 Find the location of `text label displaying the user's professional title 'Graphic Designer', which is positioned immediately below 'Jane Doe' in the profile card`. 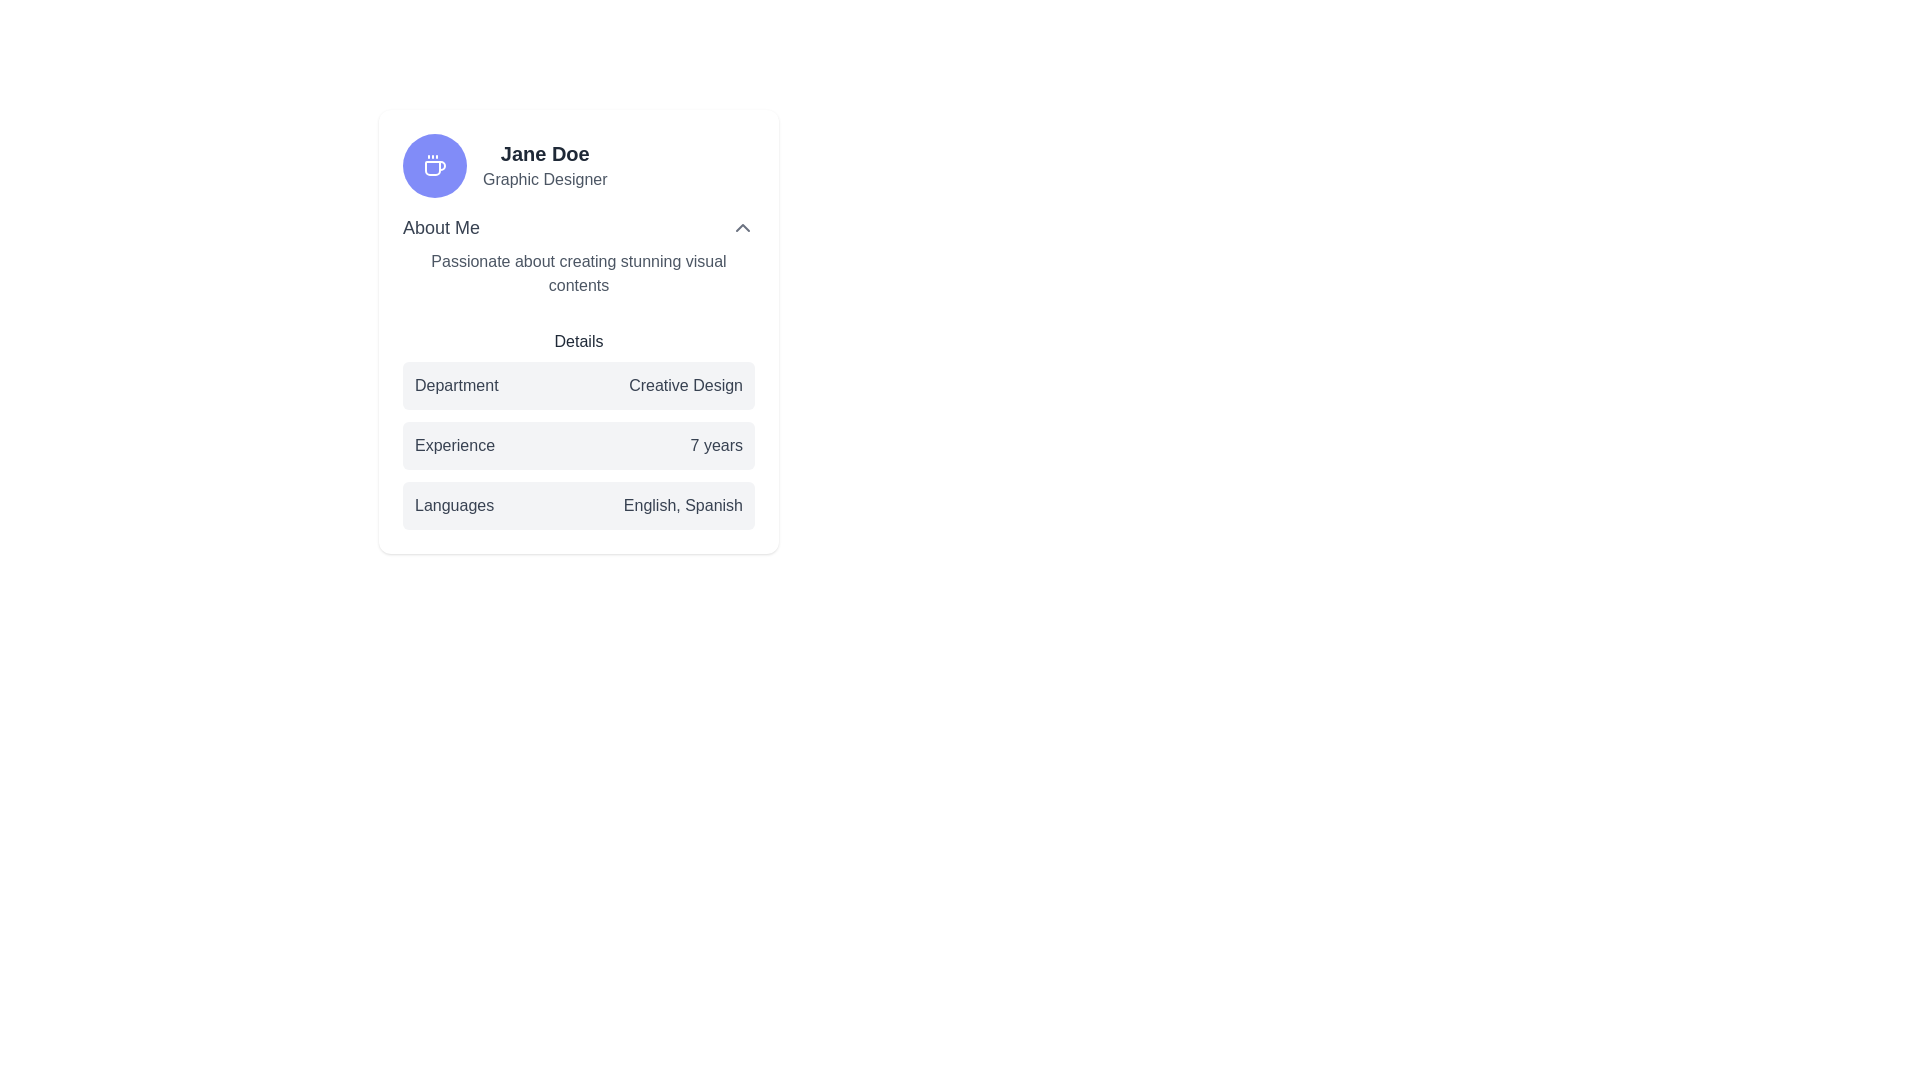

text label displaying the user's professional title 'Graphic Designer', which is positioned immediately below 'Jane Doe' in the profile card is located at coordinates (545, 180).